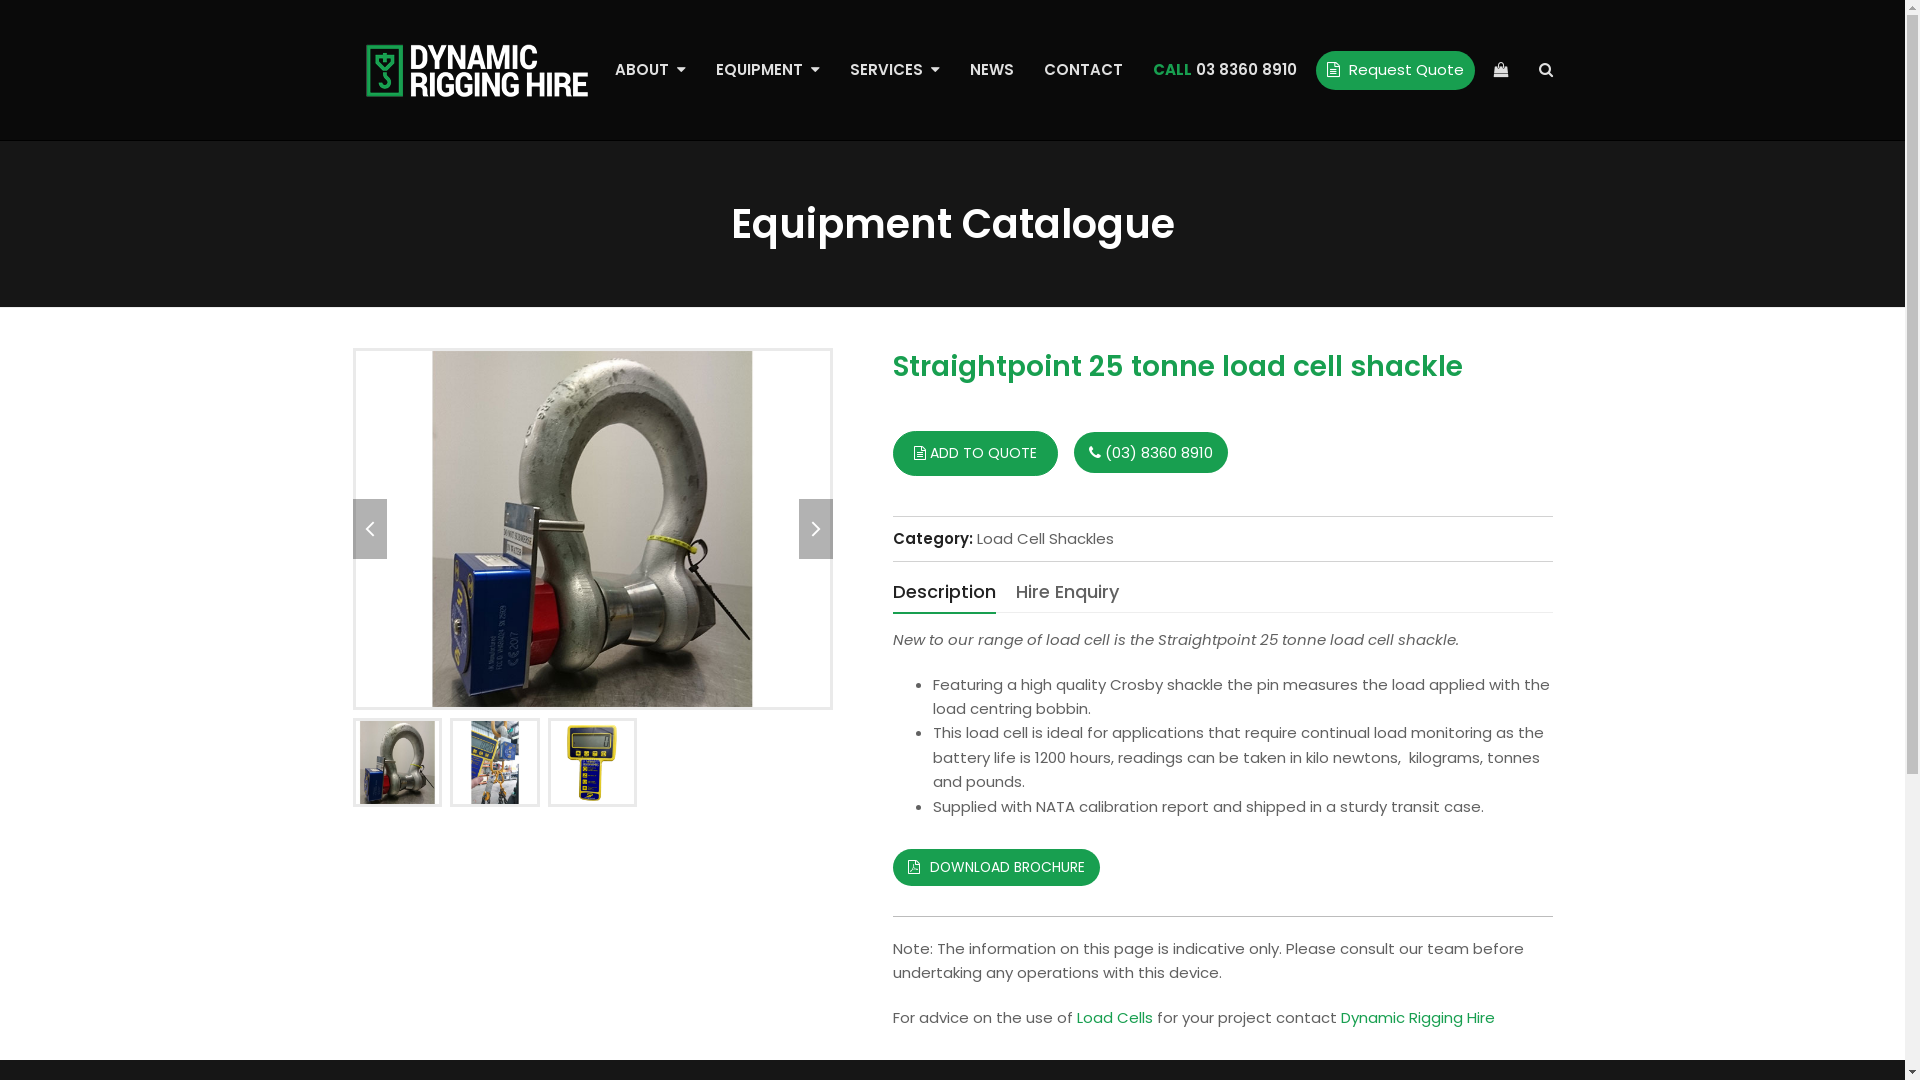 This screenshot has width=1920, height=1080. What do you see at coordinates (1066, 590) in the screenshot?
I see `'Hire Enquiry'` at bounding box center [1066, 590].